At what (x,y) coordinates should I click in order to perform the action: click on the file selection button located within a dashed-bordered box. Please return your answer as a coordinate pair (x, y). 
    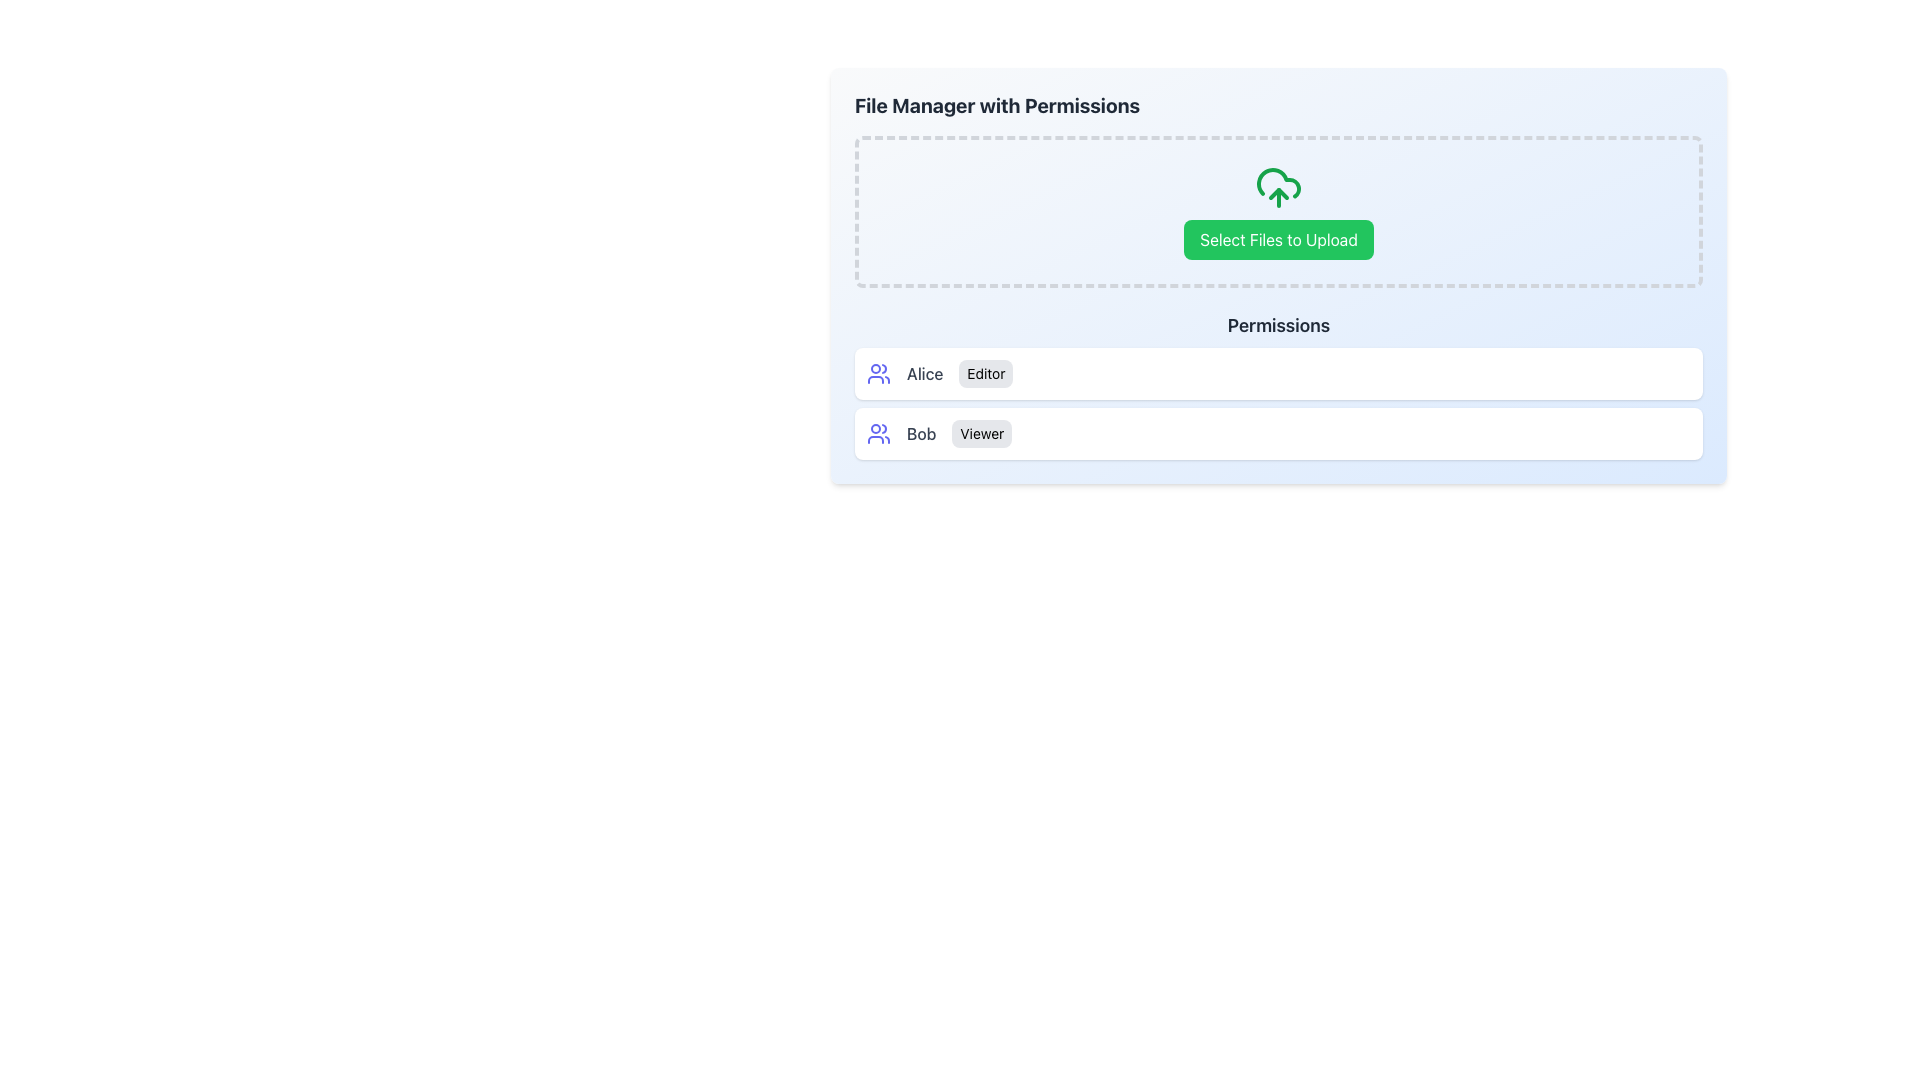
    Looking at the image, I should click on (1277, 212).